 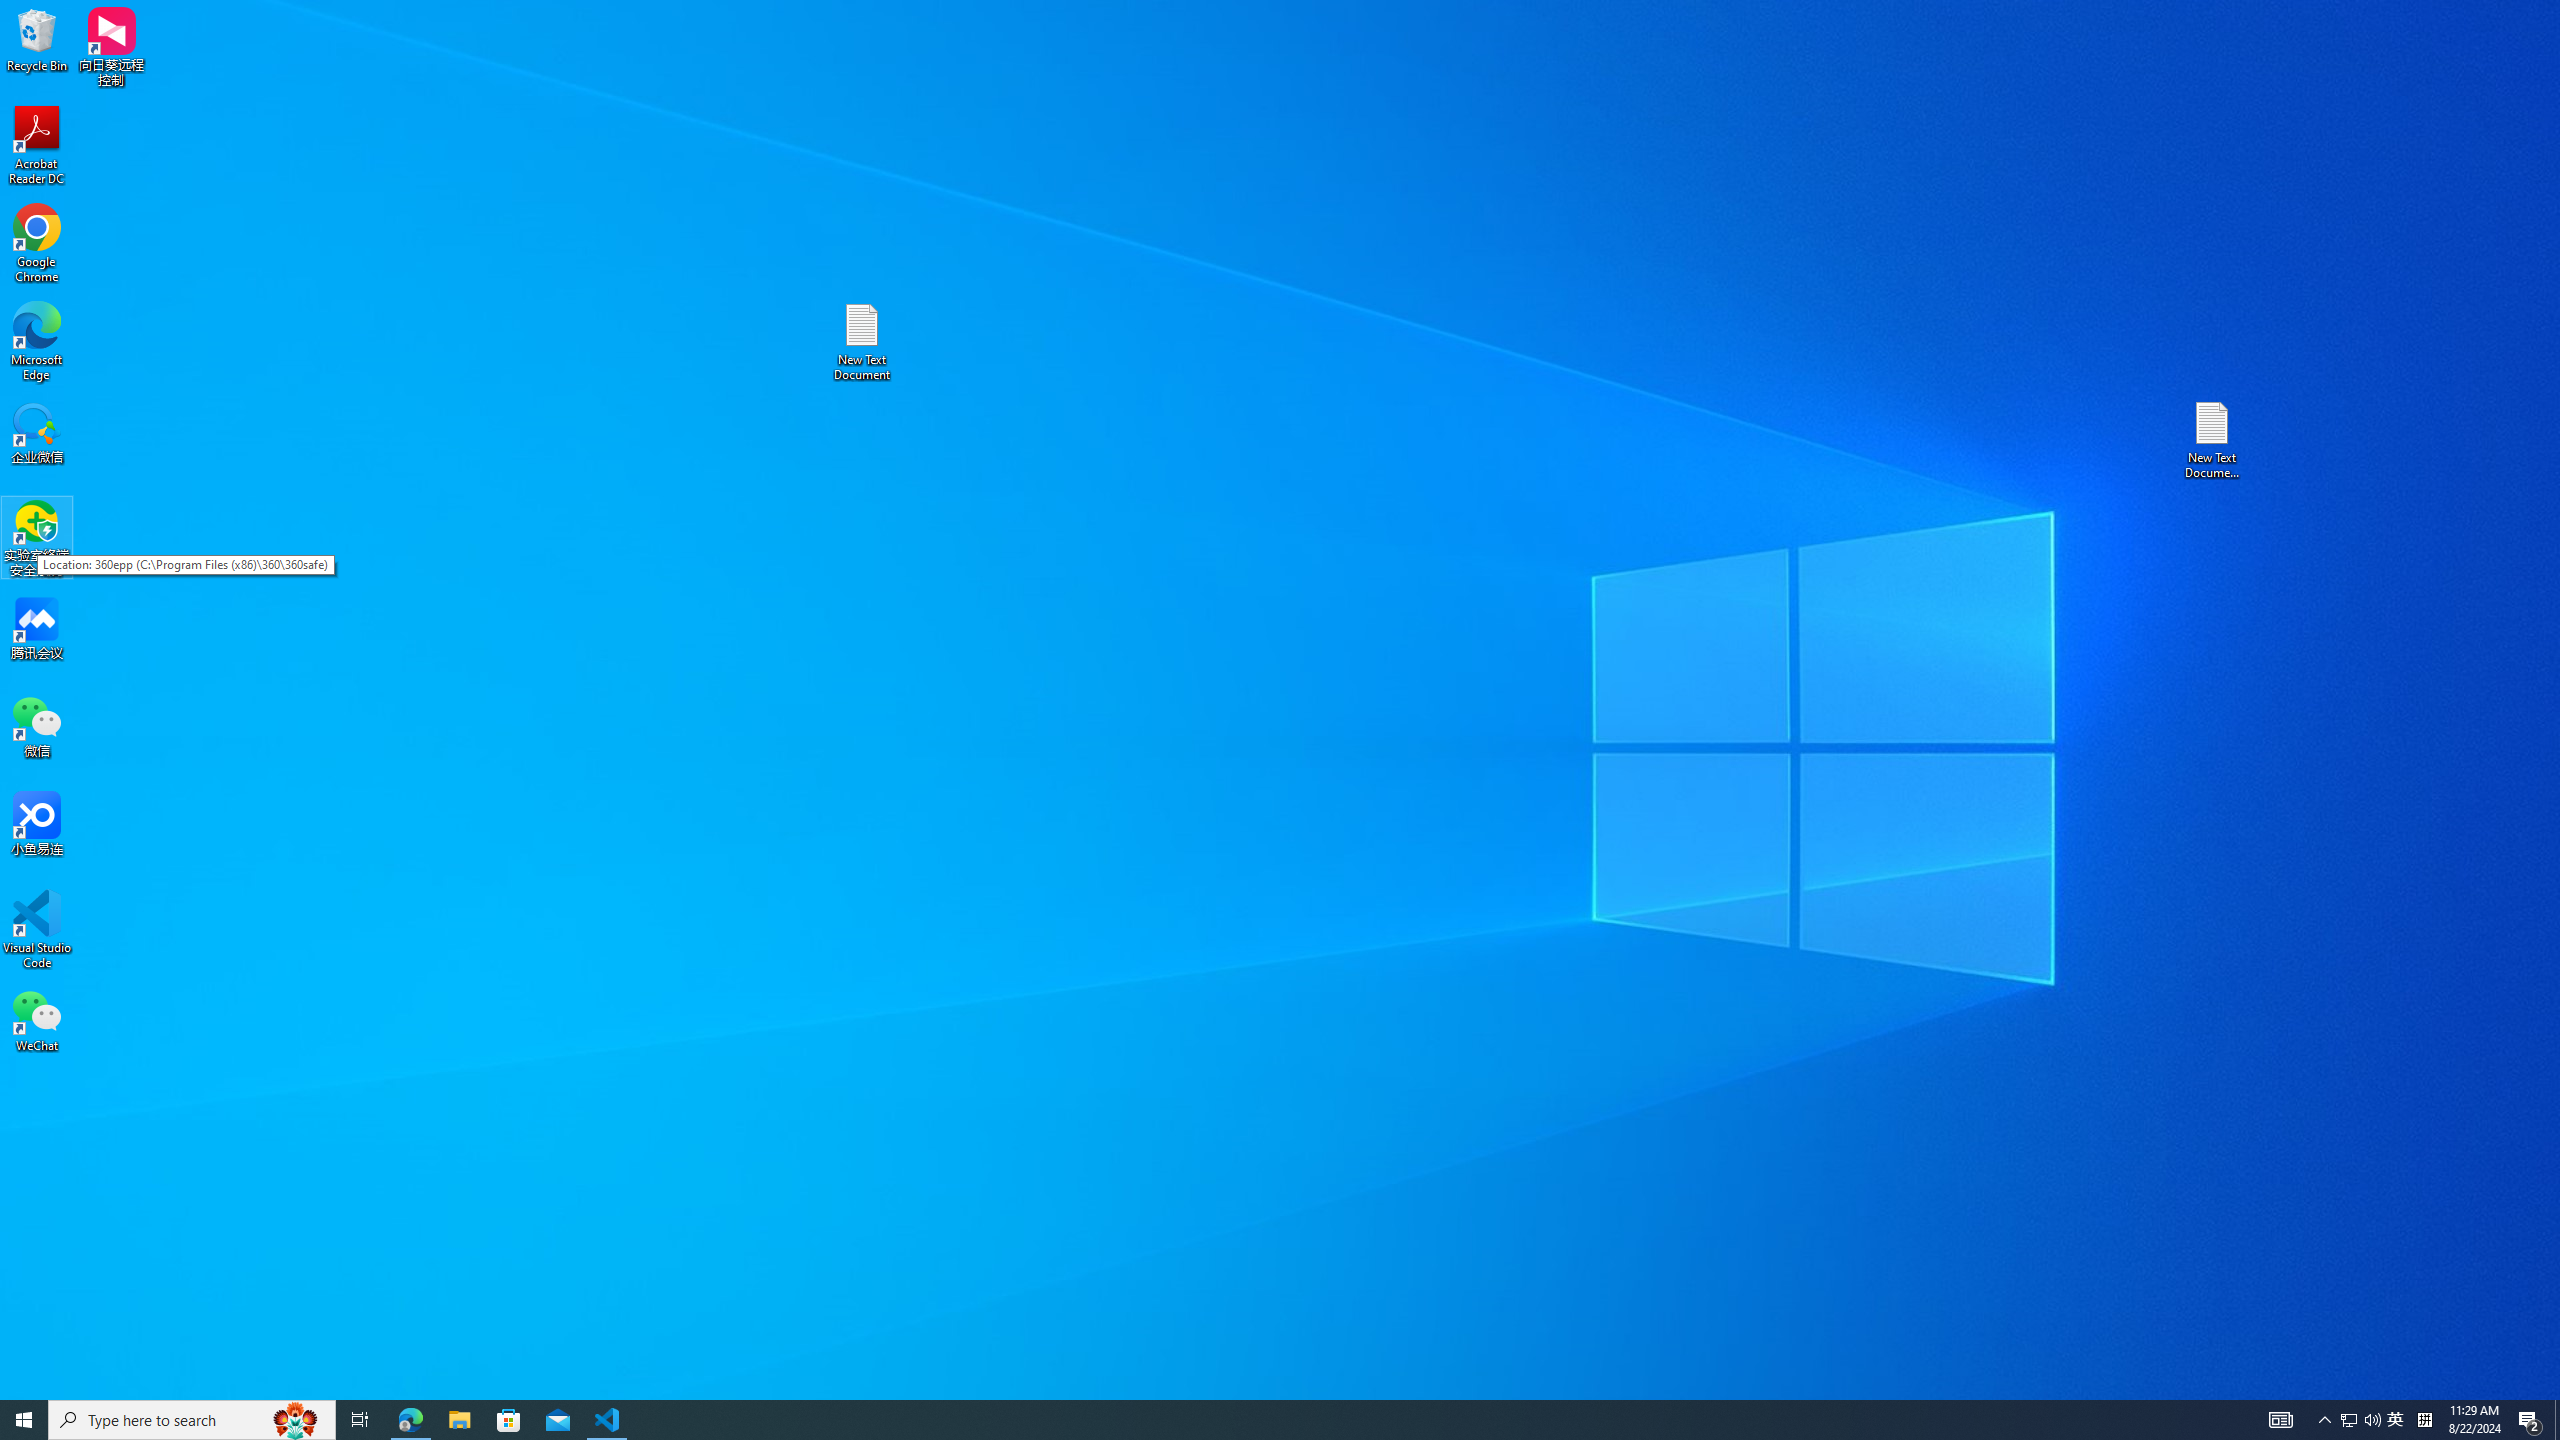 What do you see at coordinates (2279, 1418) in the screenshot?
I see `'AutomationID: 4105'` at bounding box center [2279, 1418].